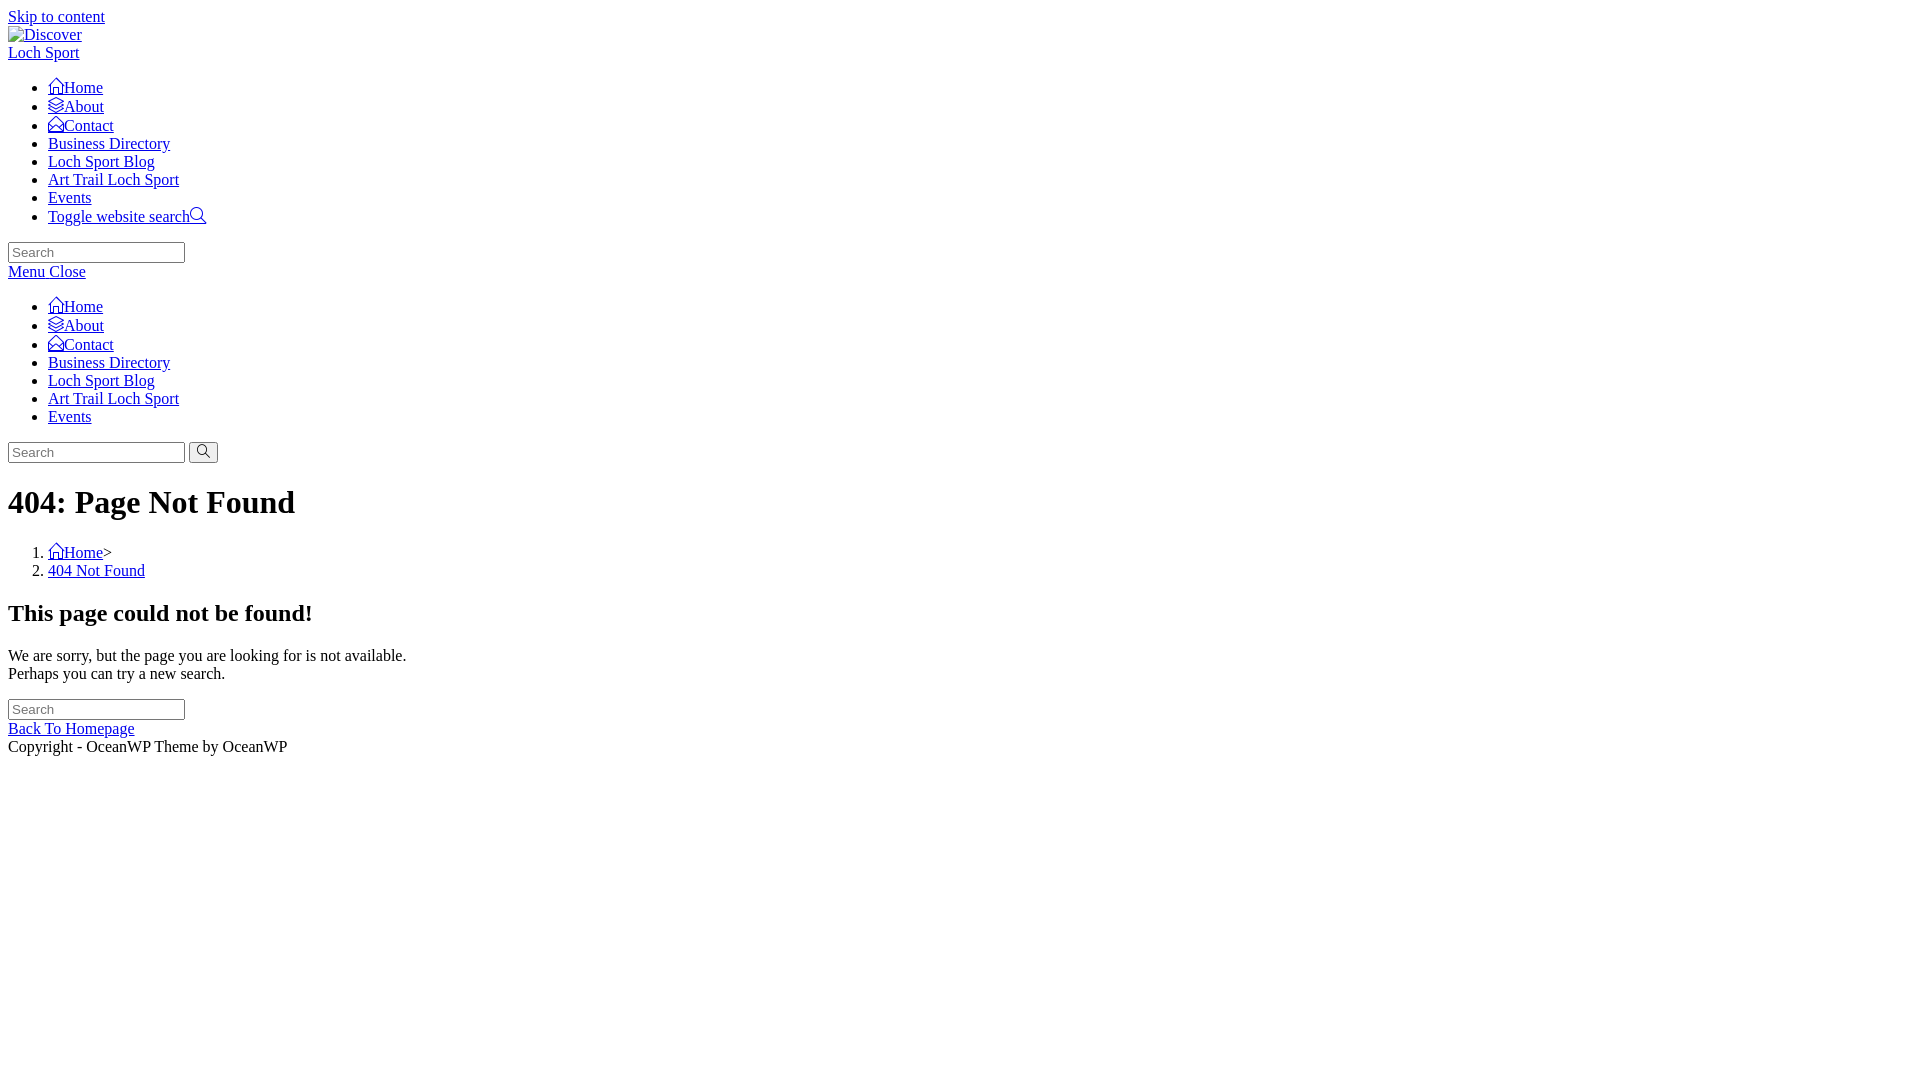 The width and height of the screenshot is (1920, 1080). Describe the element at coordinates (75, 86) in the screenshot. I see `'Home'` at that location.